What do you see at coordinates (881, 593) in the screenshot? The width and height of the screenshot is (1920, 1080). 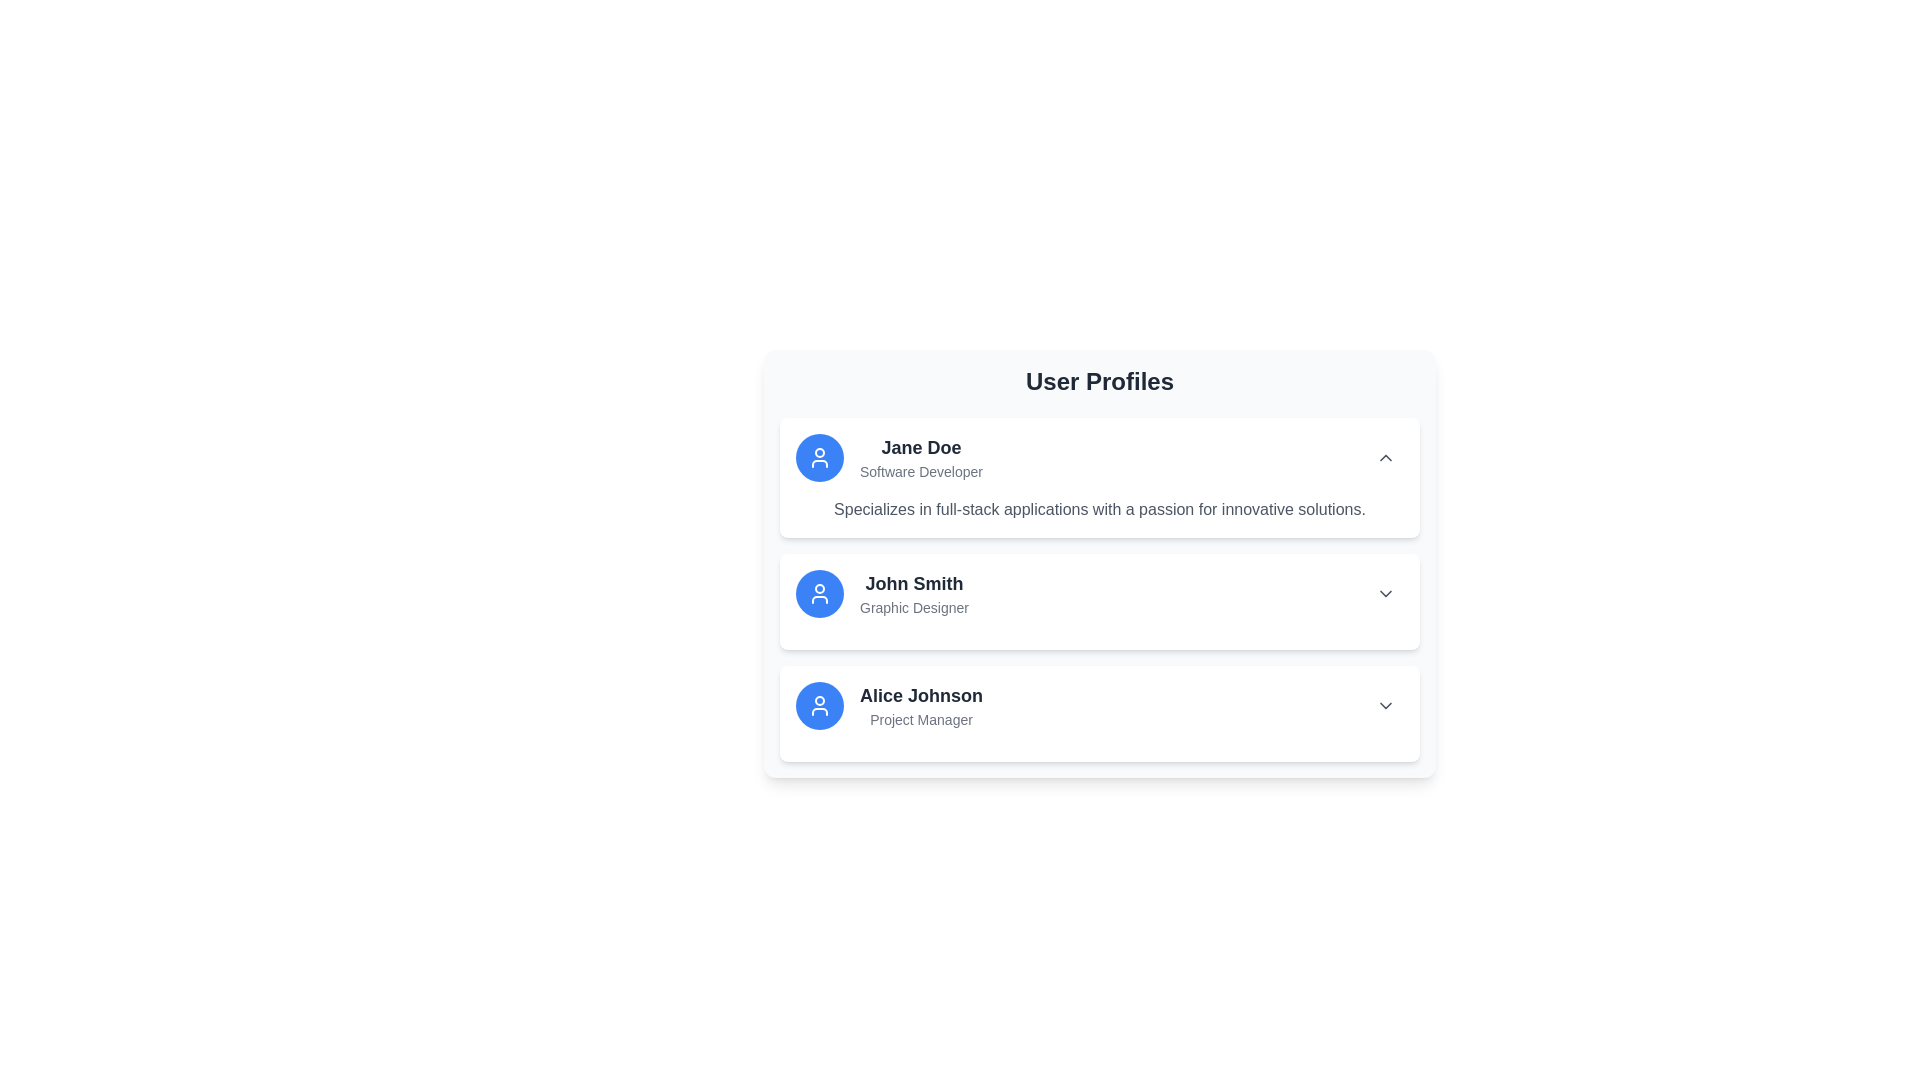 I see `the circular user icon of the Profile Card for 'John Smith', which is the second card in the 'User Profiles' list` at bounding box center [881, 593].